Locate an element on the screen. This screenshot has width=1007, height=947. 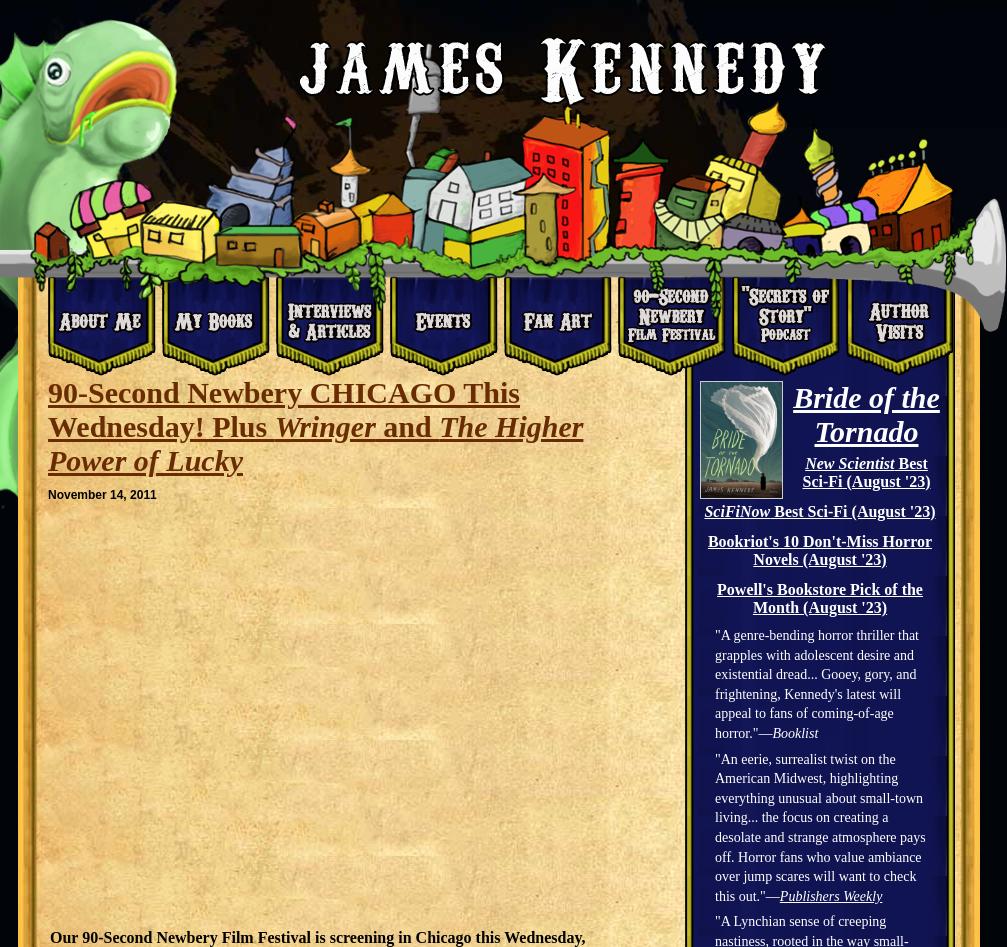
'90-Second Newbery CHICAGO This Wednesday! Plus' is located at coordinates (283, 409).